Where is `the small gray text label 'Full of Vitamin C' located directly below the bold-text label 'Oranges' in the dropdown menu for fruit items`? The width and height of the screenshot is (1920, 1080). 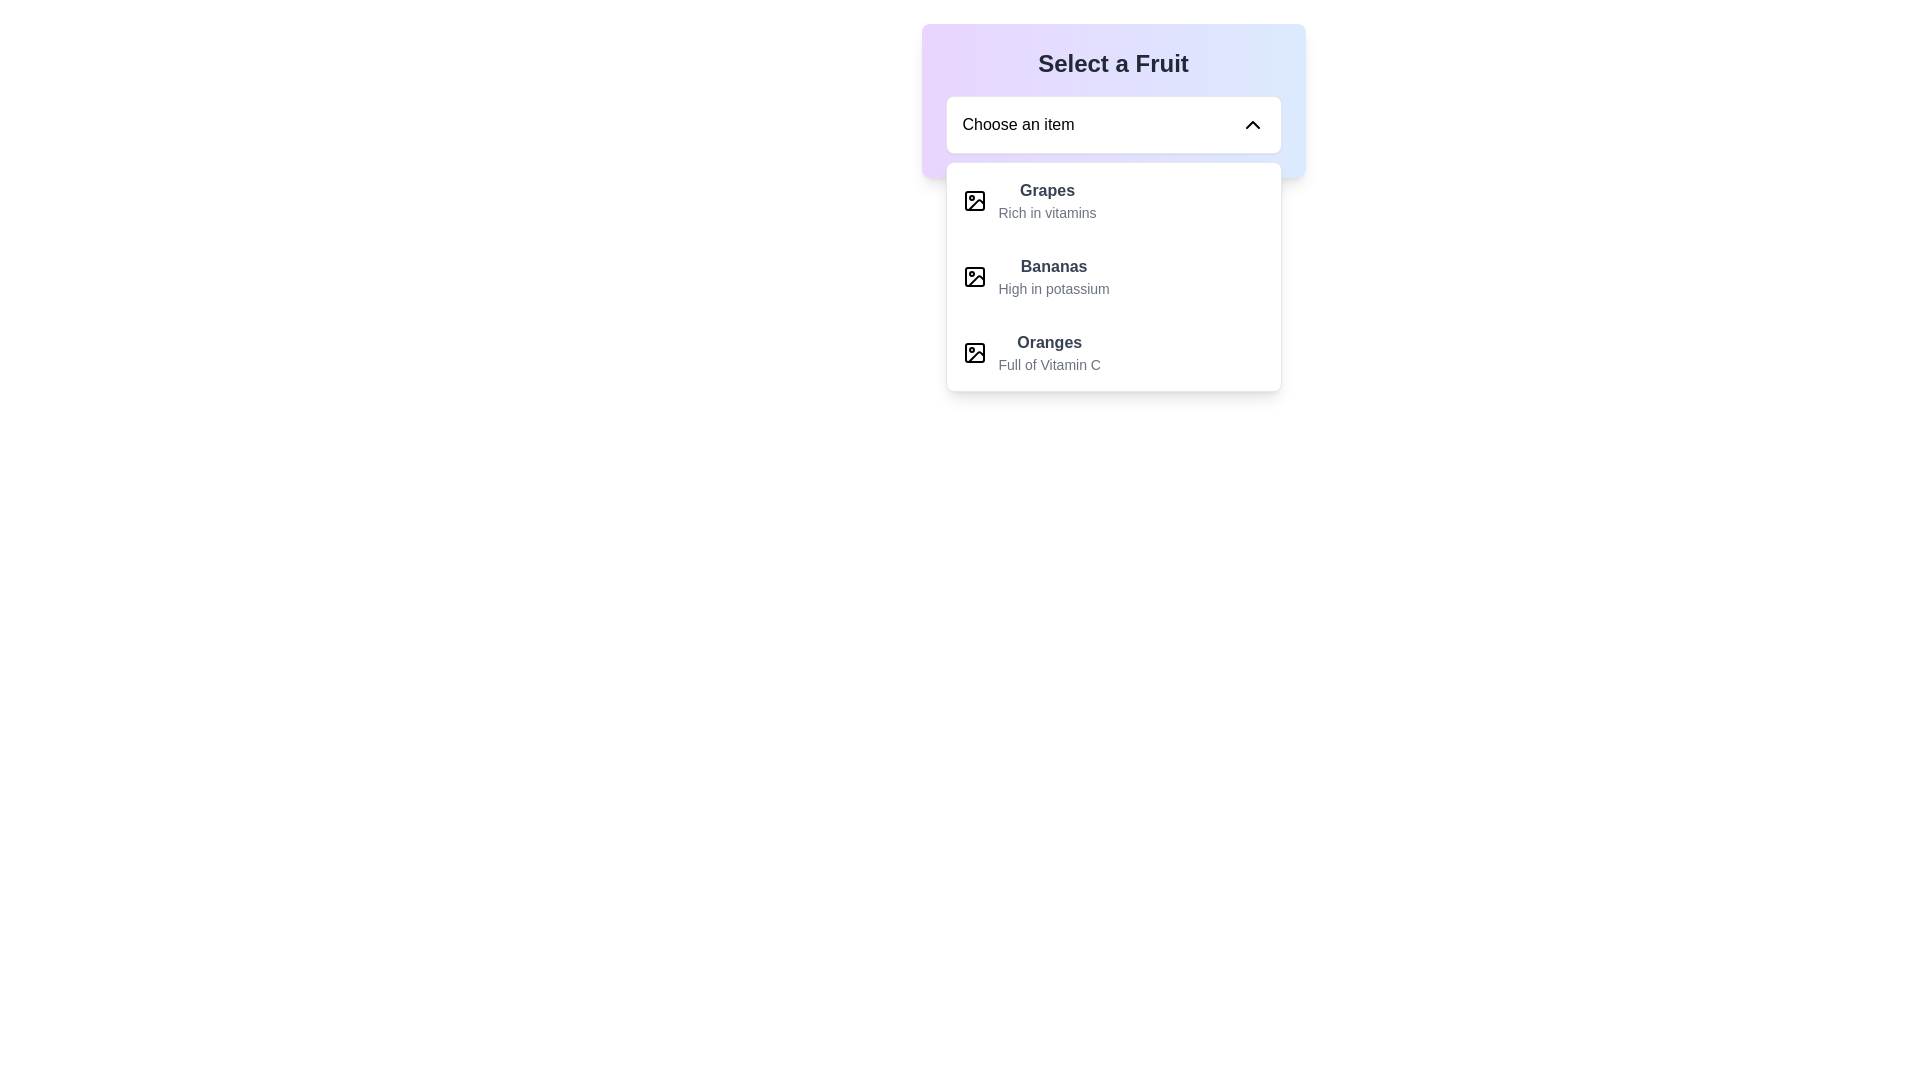
the small gray text label 'Full of Vitamin C' located directly below the bold-text label 'Oranges' in the dropdown menu for fruit items is located at coordinates (1048, 365).